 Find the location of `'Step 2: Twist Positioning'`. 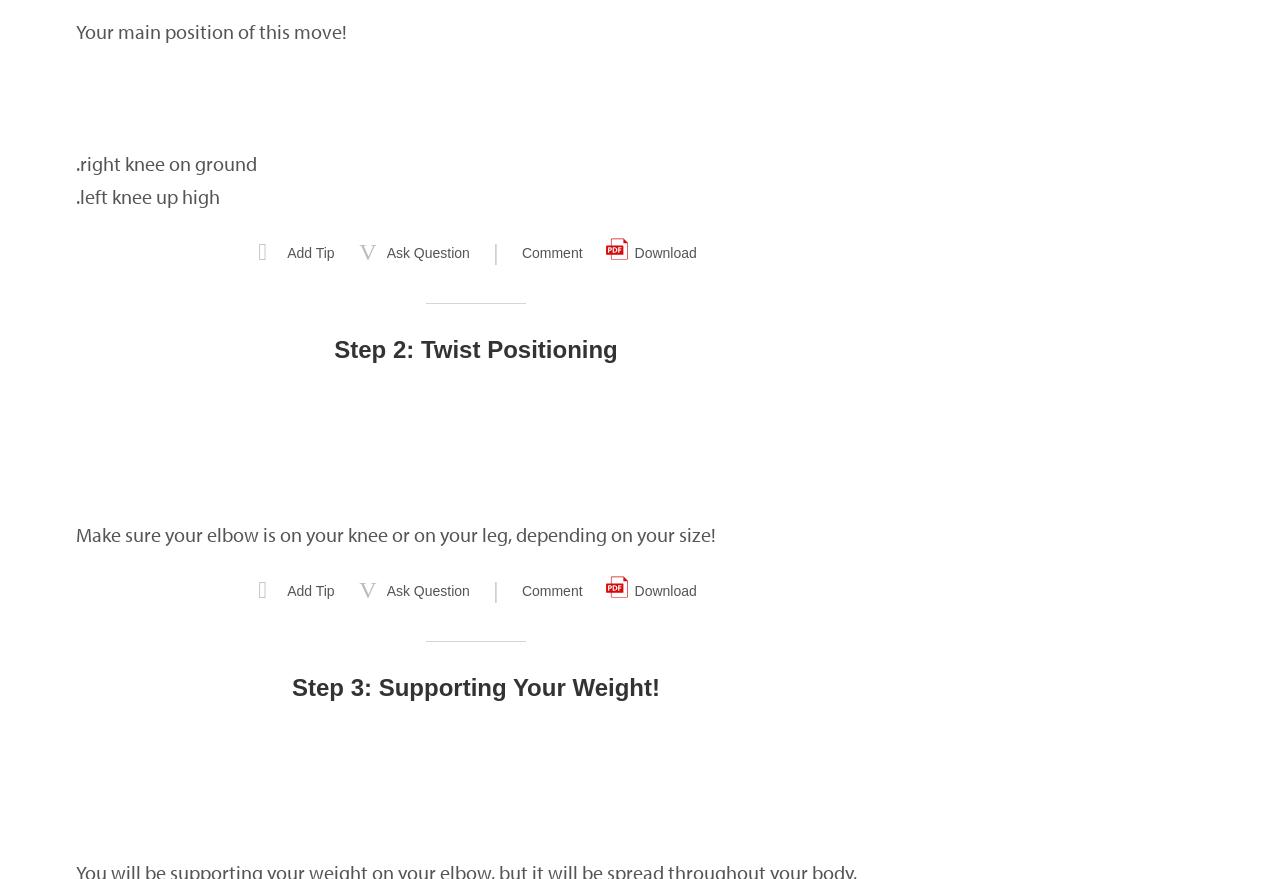

'Step 2: Twist Positioning' is located at coordinates (333, 348).